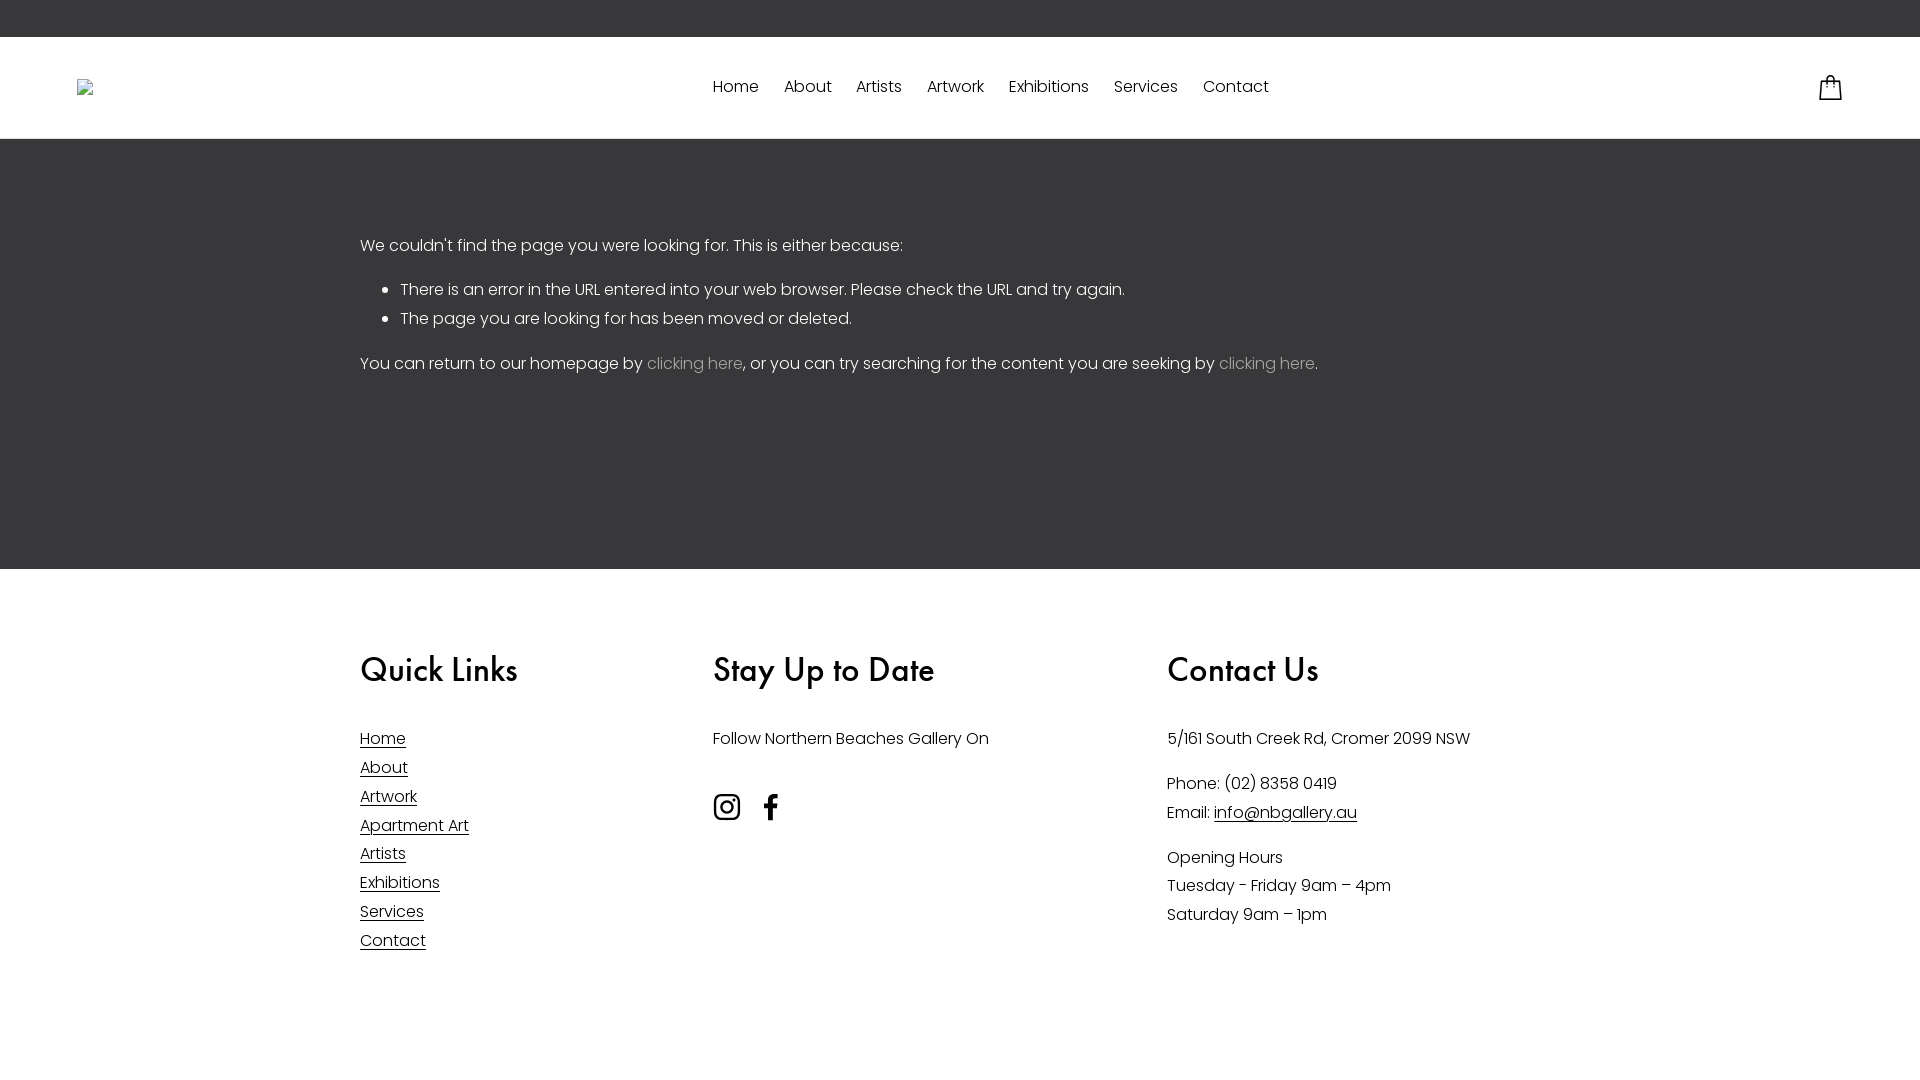 The height and width of the screenshot is (1080, 1920). What do you see at coordinates (1266, 363) in the screenshot?
I see `'clicking here'` at bounding box center [1266, 363].